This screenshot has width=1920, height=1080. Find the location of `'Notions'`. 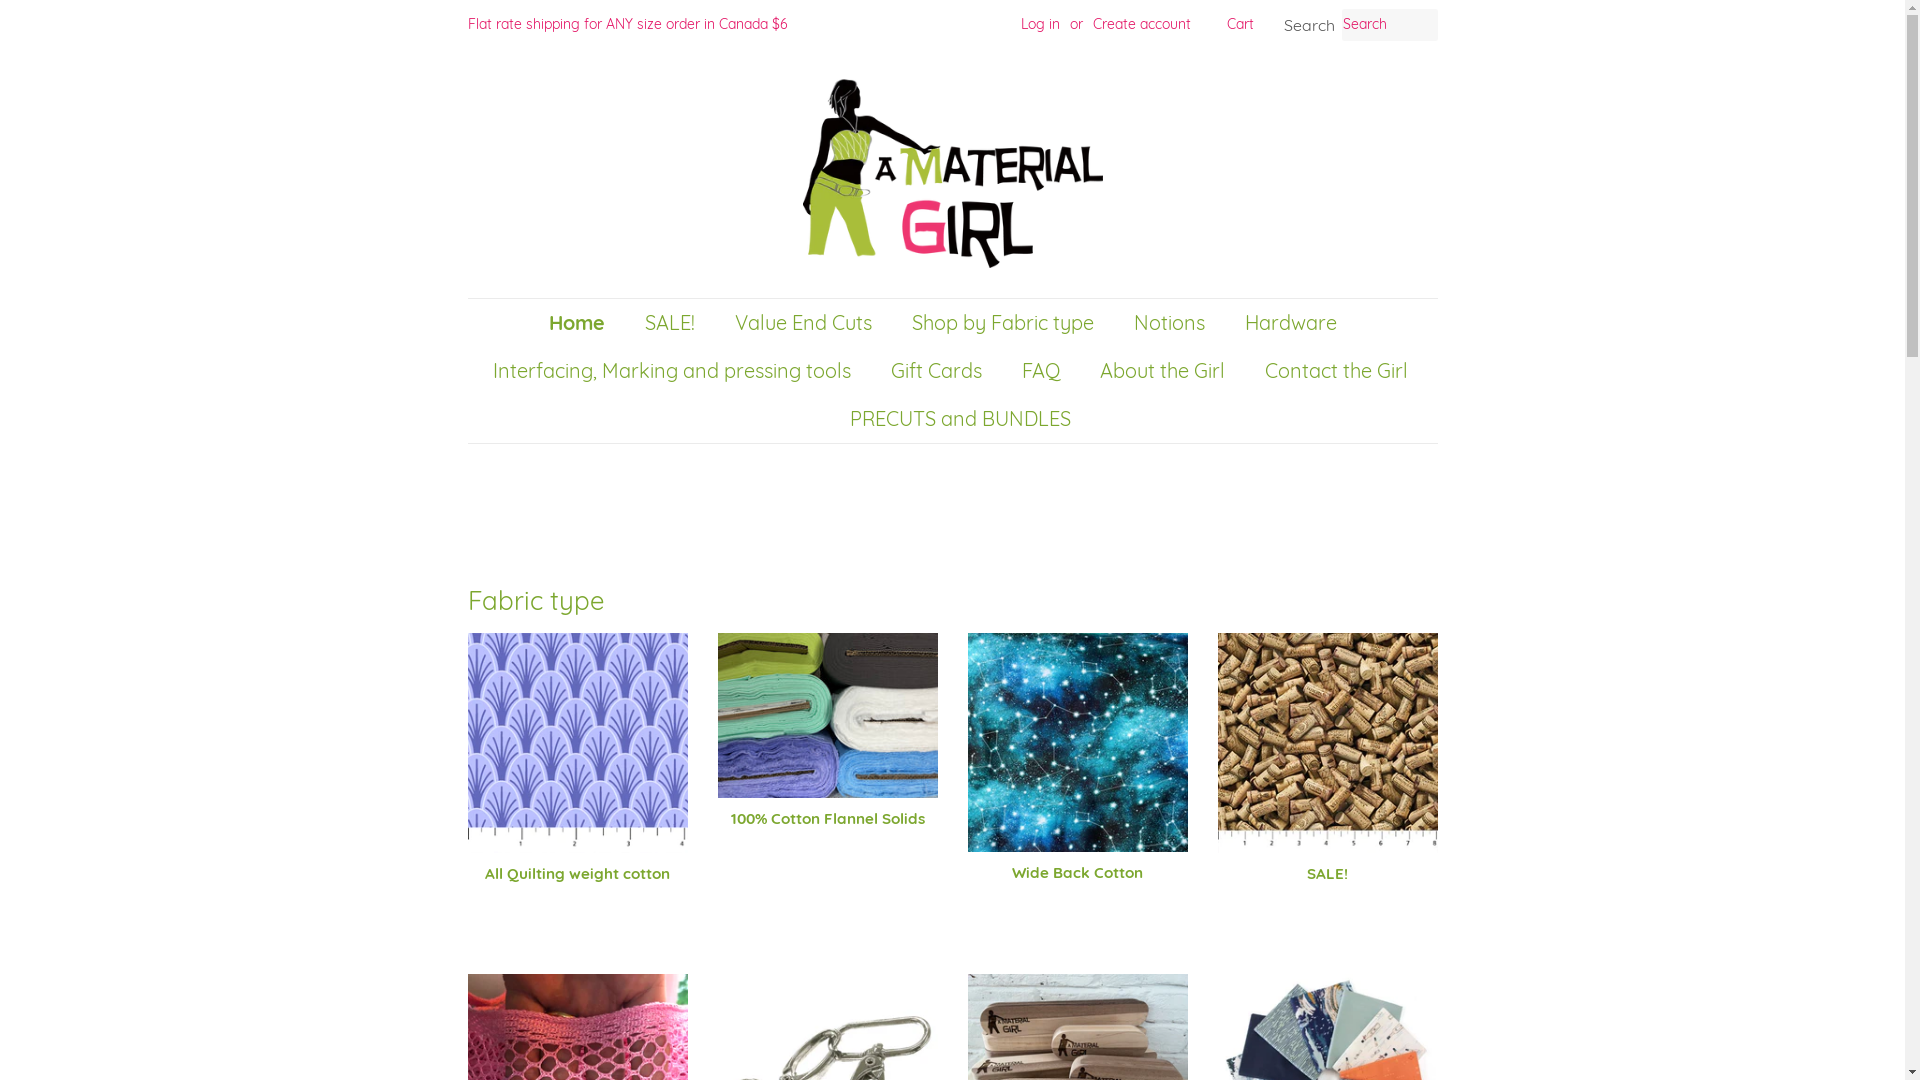

'Notions' is located at coordinates (1117, 322).